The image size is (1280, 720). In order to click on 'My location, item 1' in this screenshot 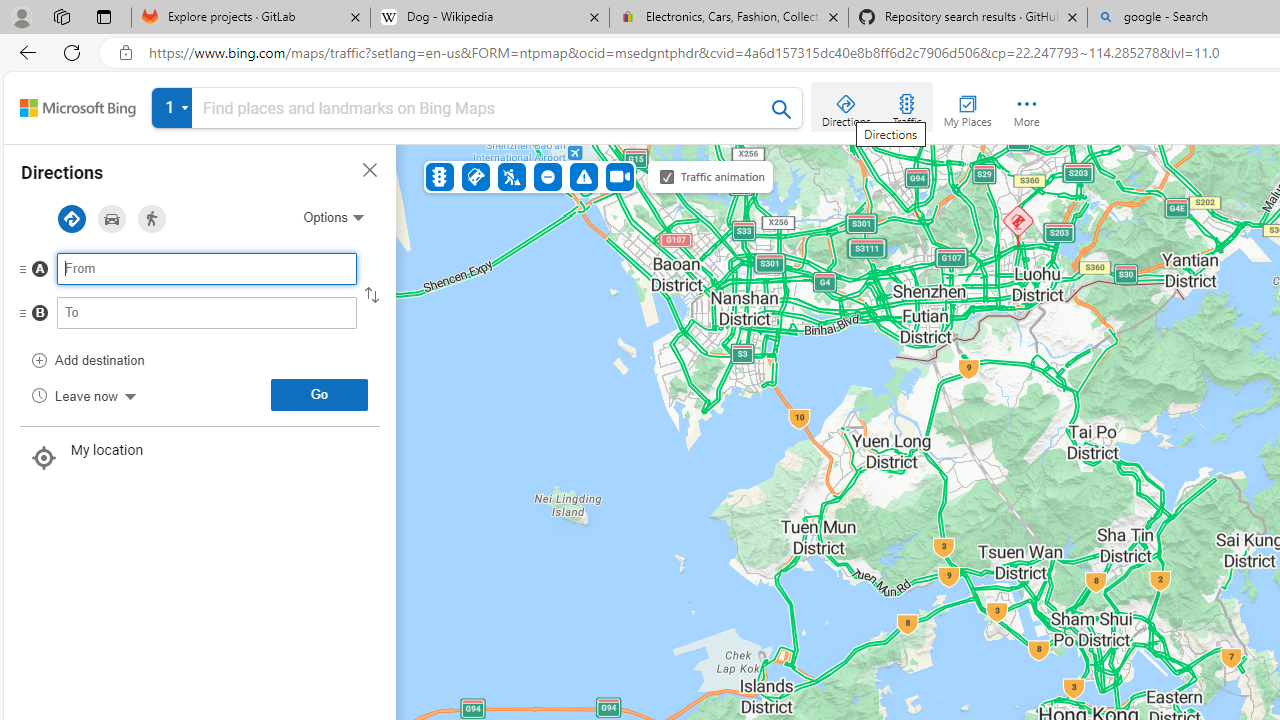, I will do `click(200, 459)`.